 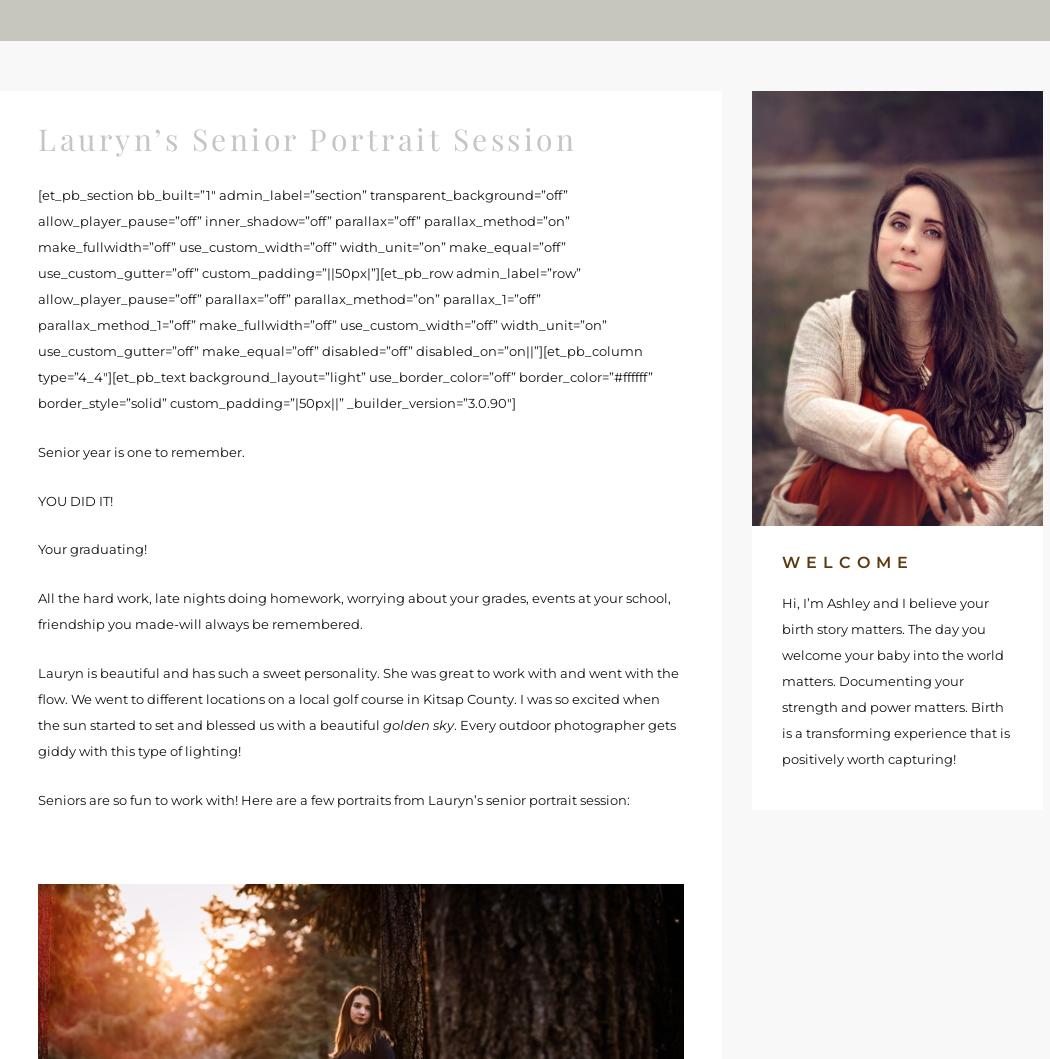 I want to click on 'HOME', so click(x=246, y=20).